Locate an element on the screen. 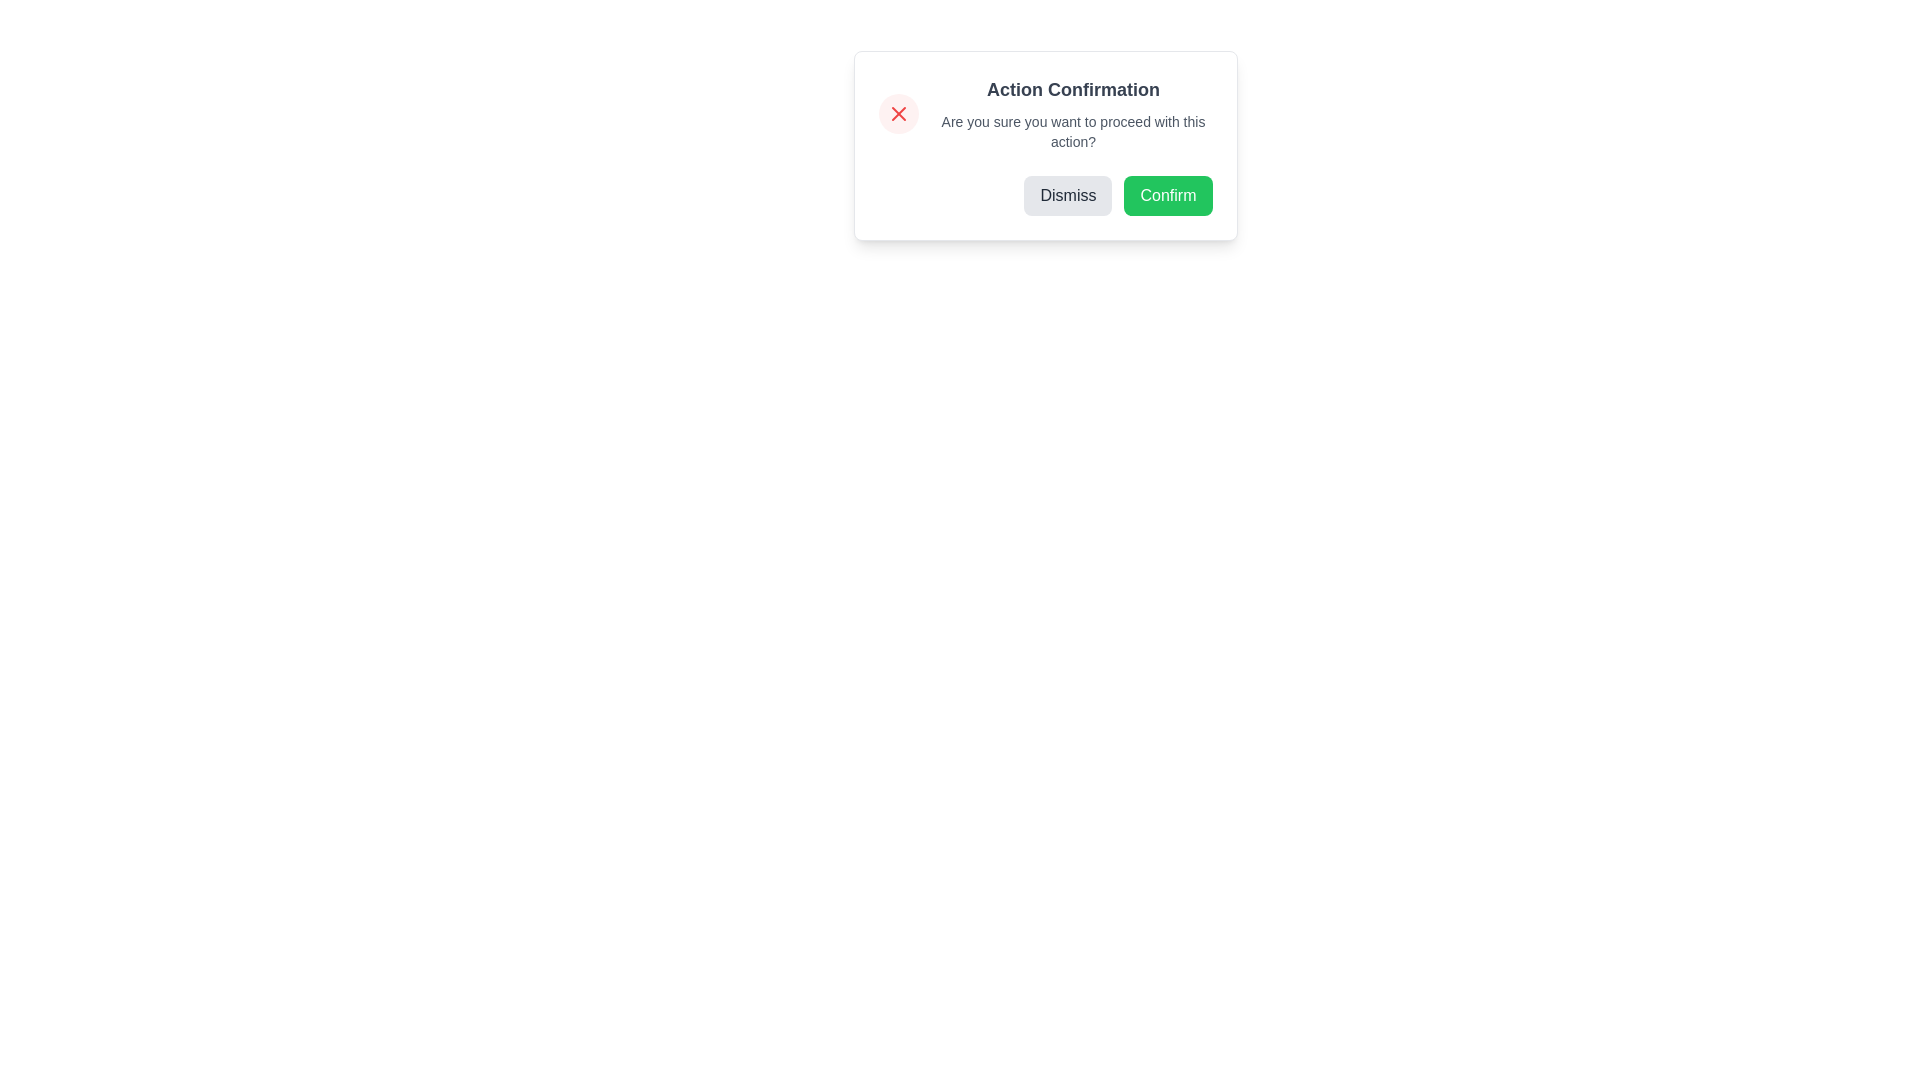 This screenshot has height=1080, width=1920. the Text Block that serves as a title and description for the confirmation dialog, located centrally within the white modal overlay, directly right of the red icon and above the 'Dismiss' and 'Confirm' buttons is located at coordinates (1072, 114).